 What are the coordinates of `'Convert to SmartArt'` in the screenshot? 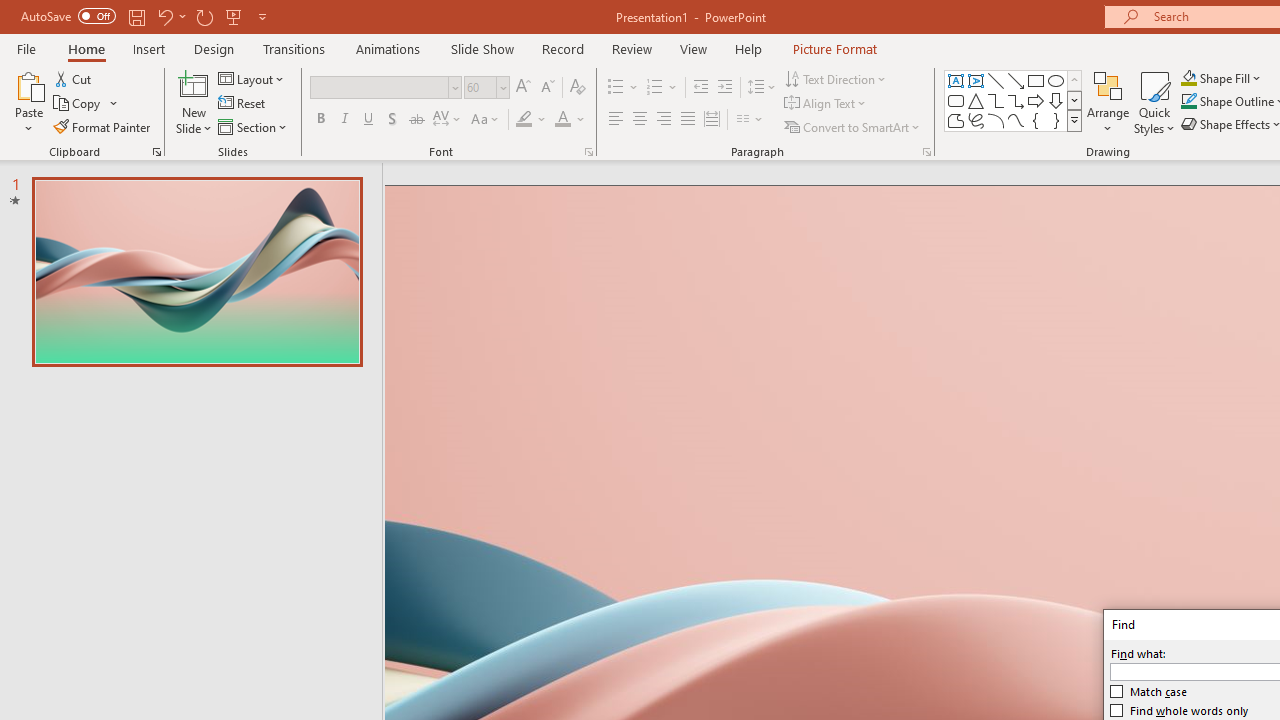 It's located at (853, 127).